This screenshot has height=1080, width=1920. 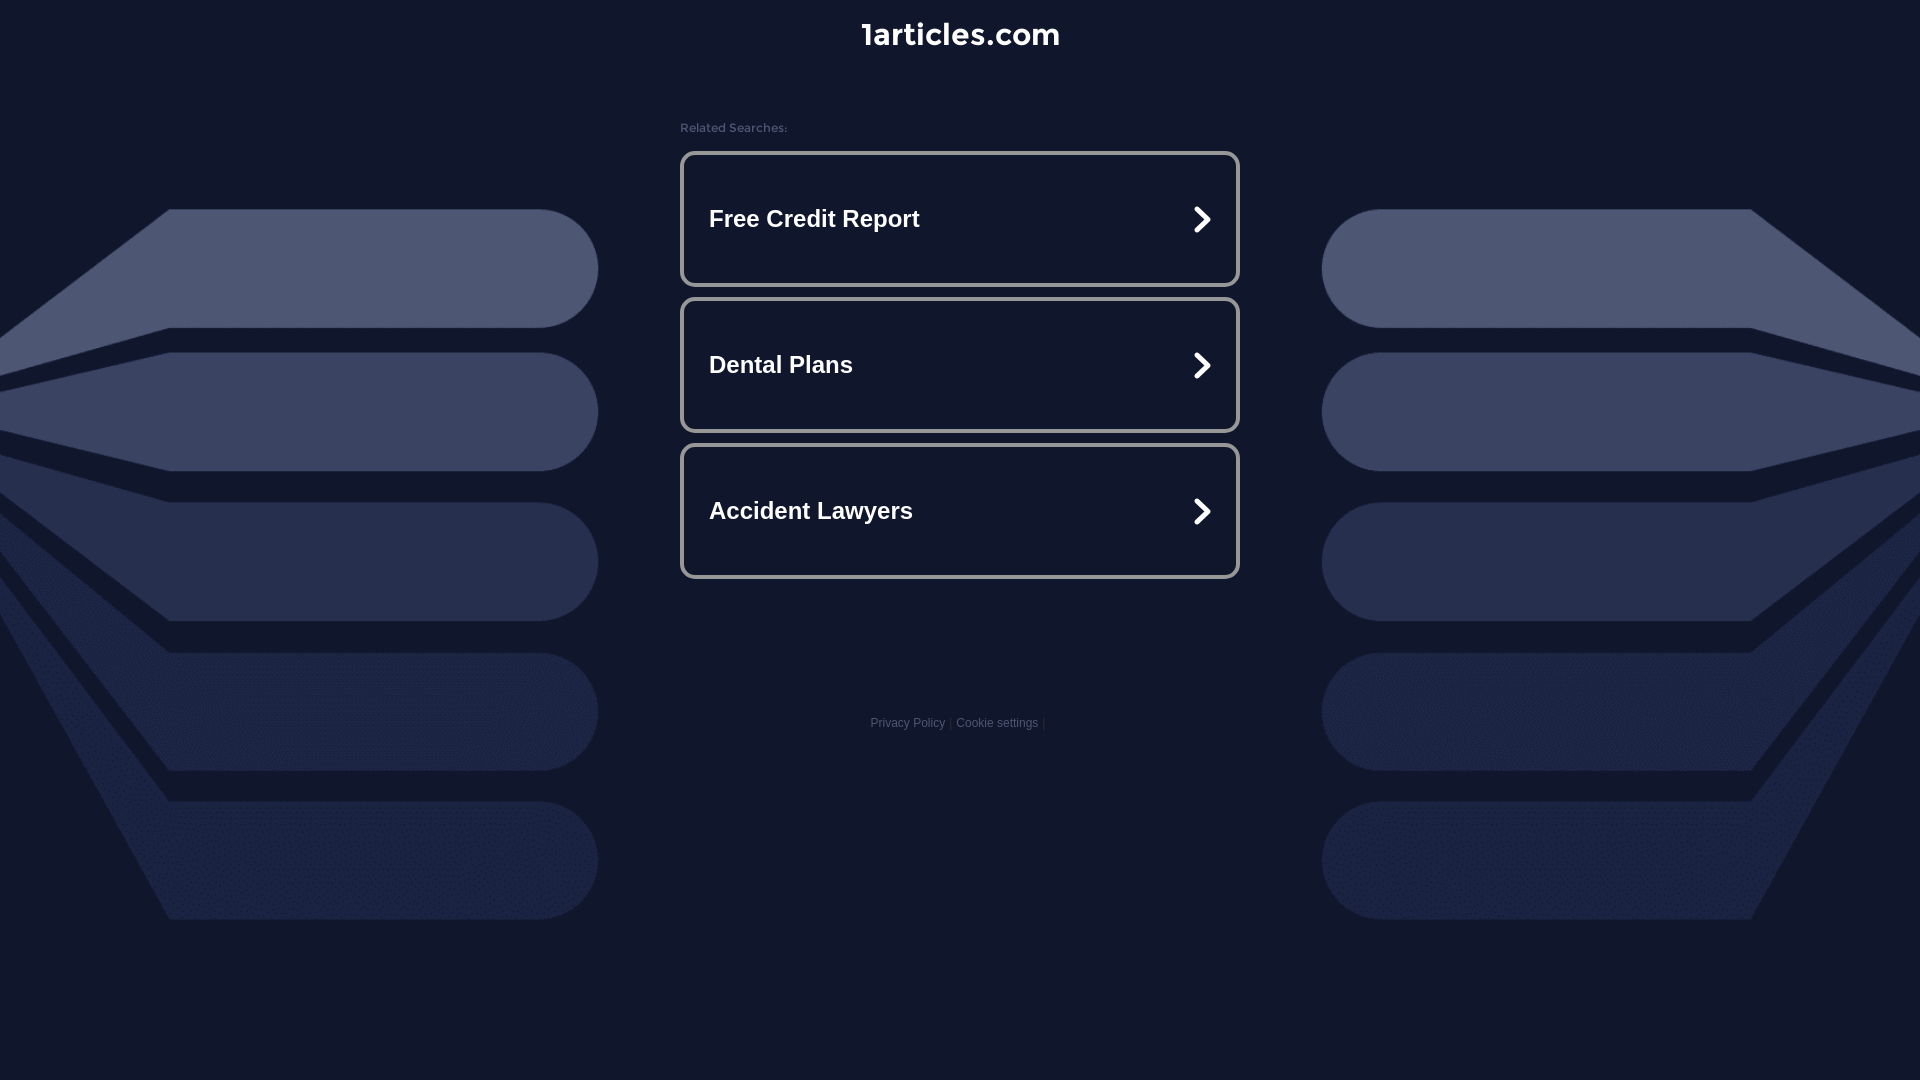 I want to click on 'Free Credit Report', so click(x=684, y=219).